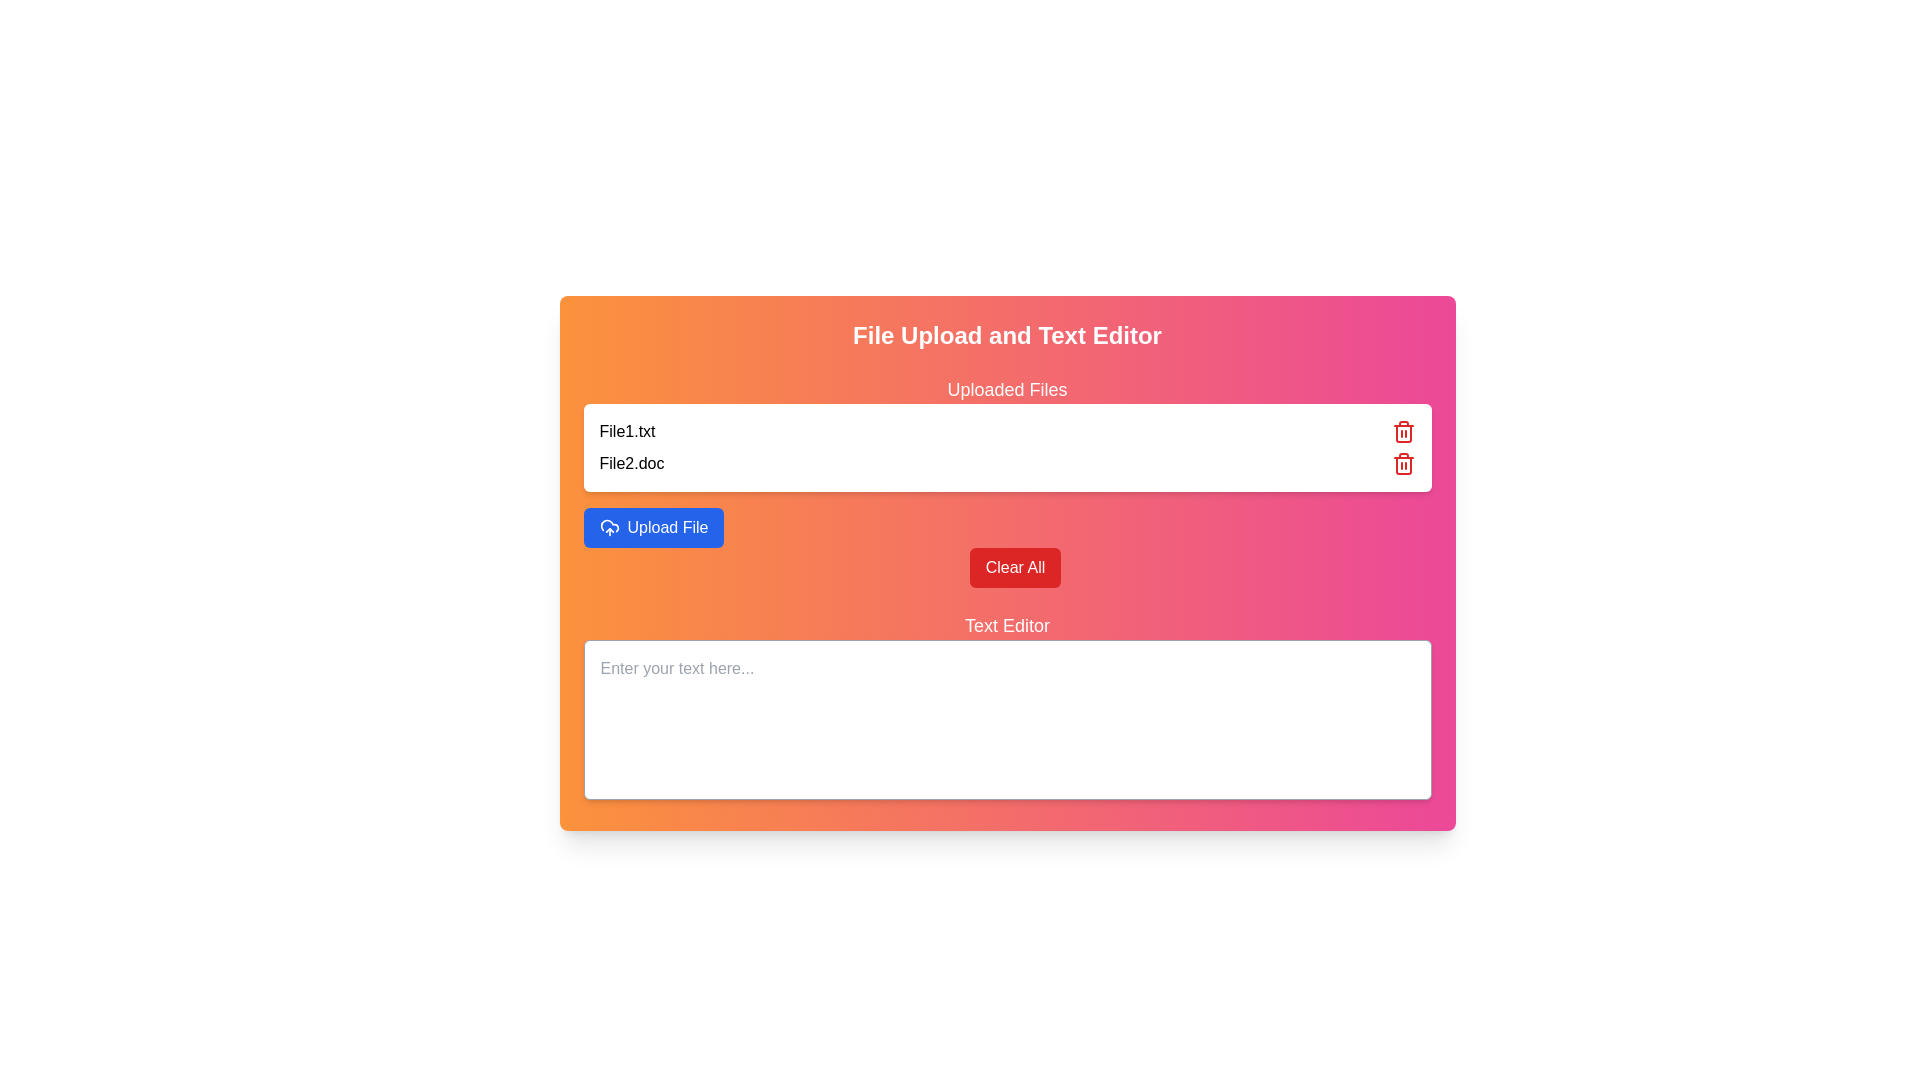 The width and height of the screenshot is (1920, 1080). I want to click on the red 'Clear All' button with rounded corners and white text to observe visual feedback, so click(1015, 567).